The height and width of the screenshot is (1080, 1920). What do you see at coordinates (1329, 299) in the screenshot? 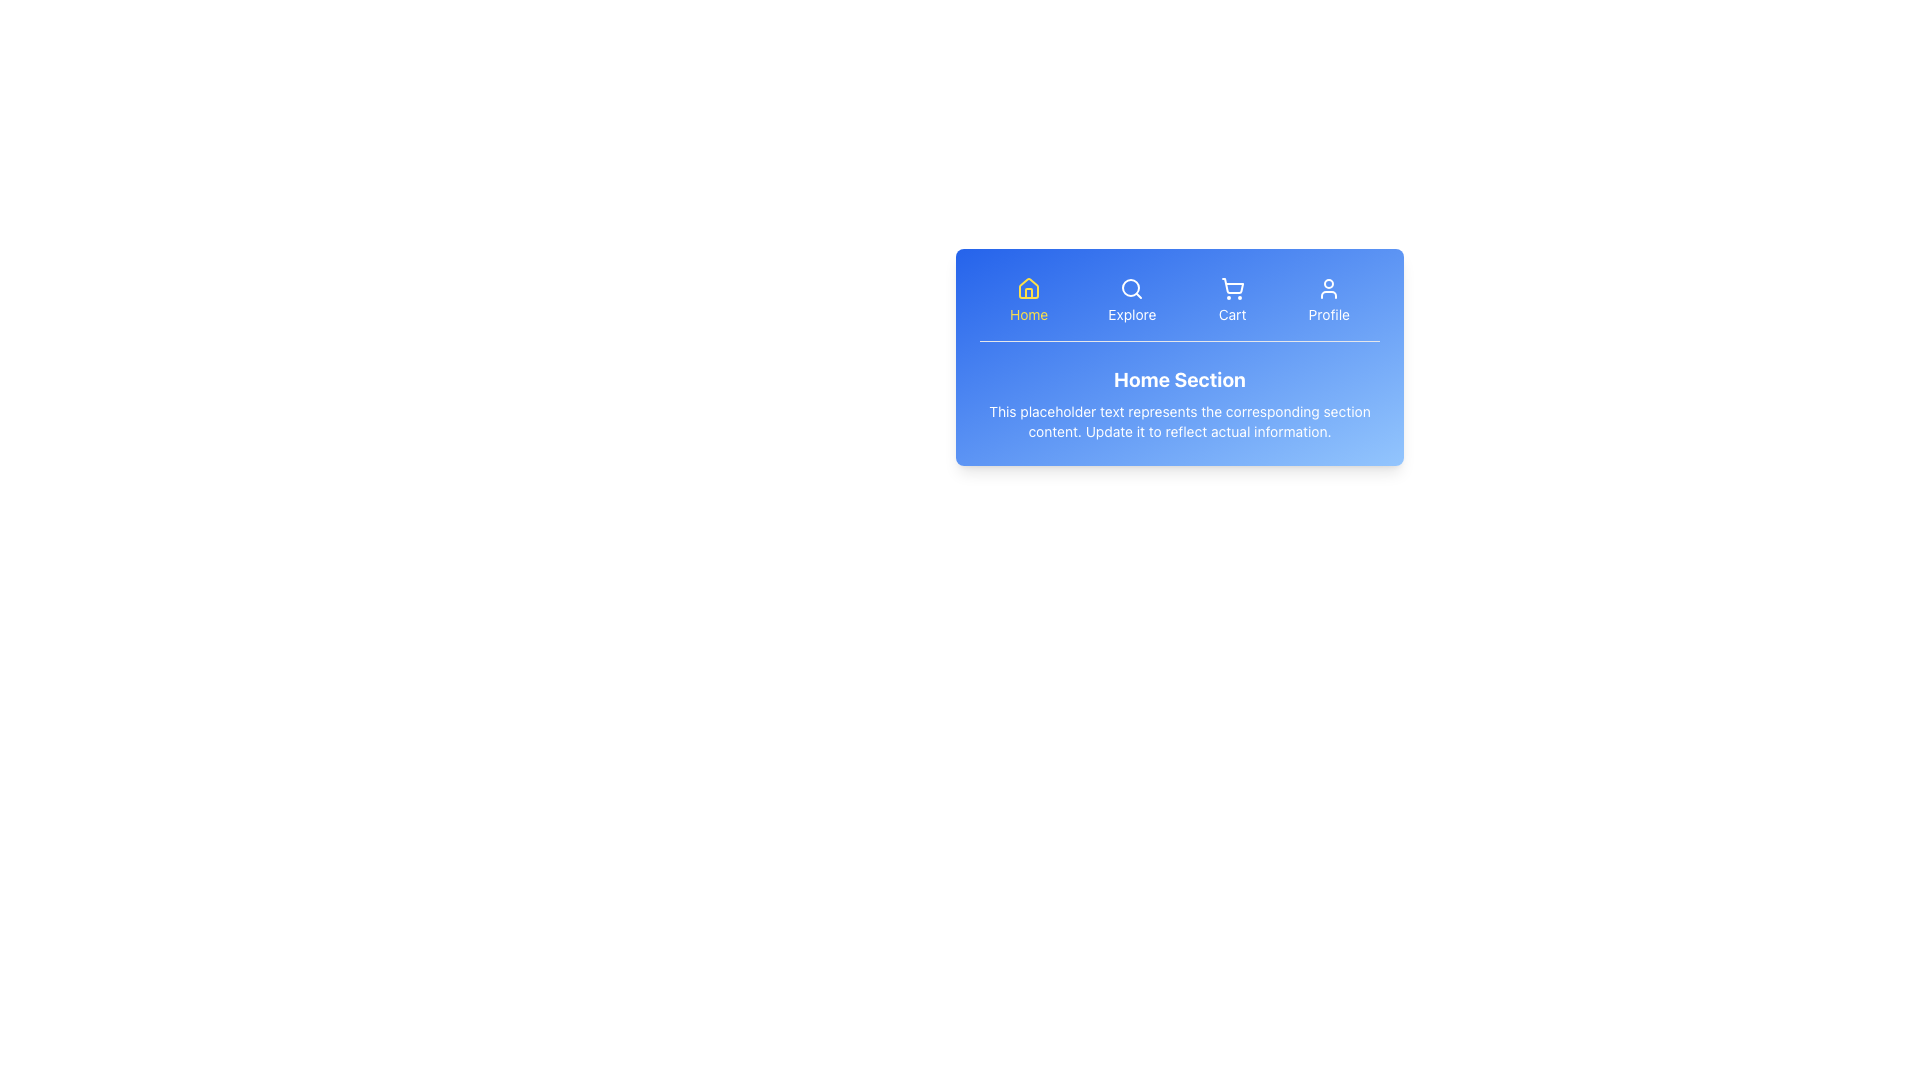
I see `the 'Profile' button in the navigation bar` at bounding box center [1329, 299].